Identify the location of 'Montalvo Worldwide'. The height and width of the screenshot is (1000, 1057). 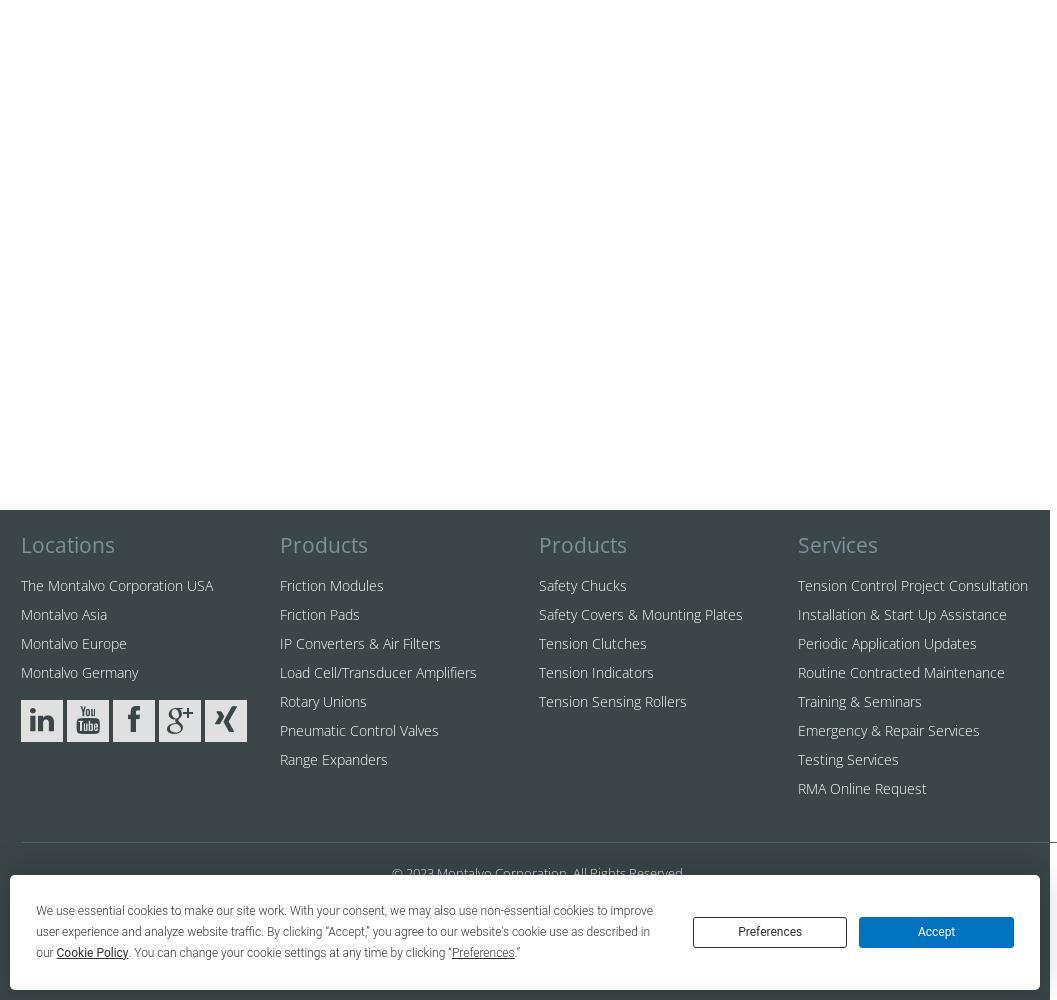
(165, 893).